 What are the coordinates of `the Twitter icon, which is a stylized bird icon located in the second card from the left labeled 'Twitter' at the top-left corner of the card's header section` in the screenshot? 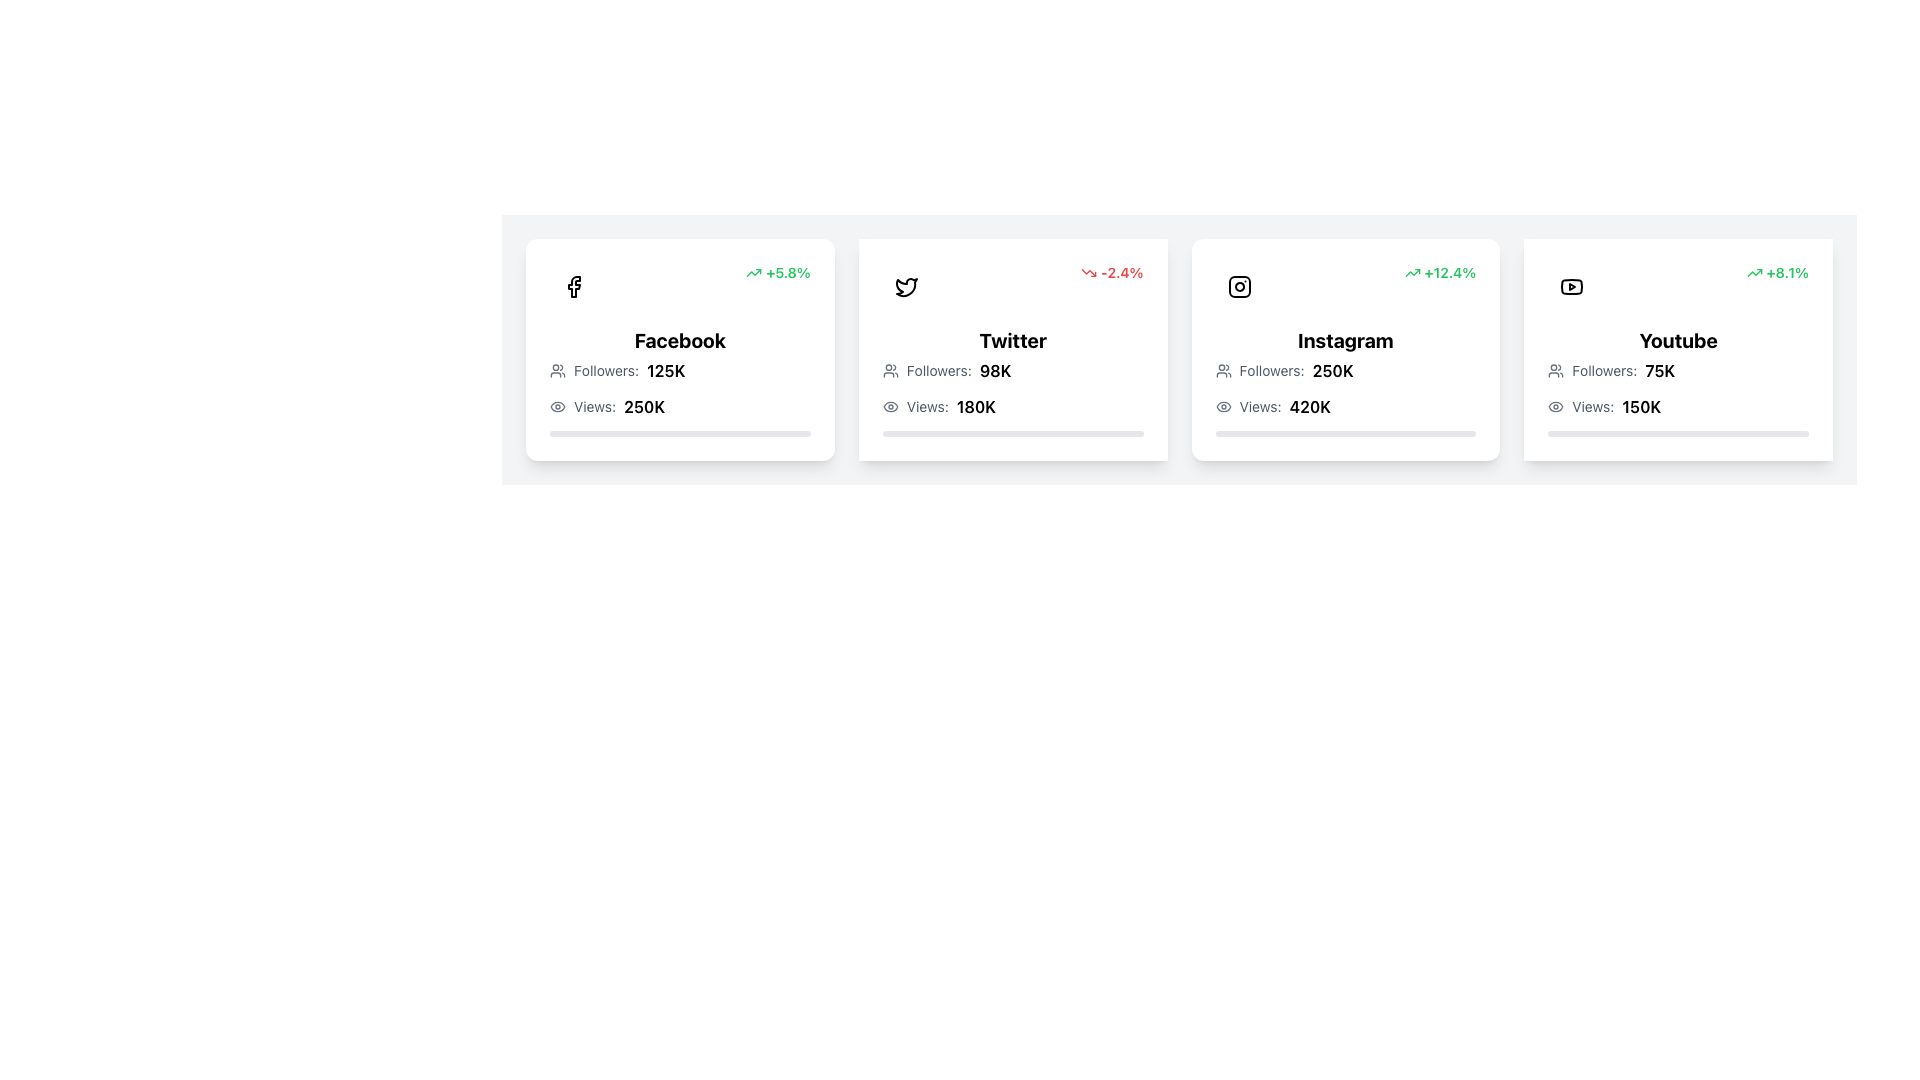 It's located at (905, 287).